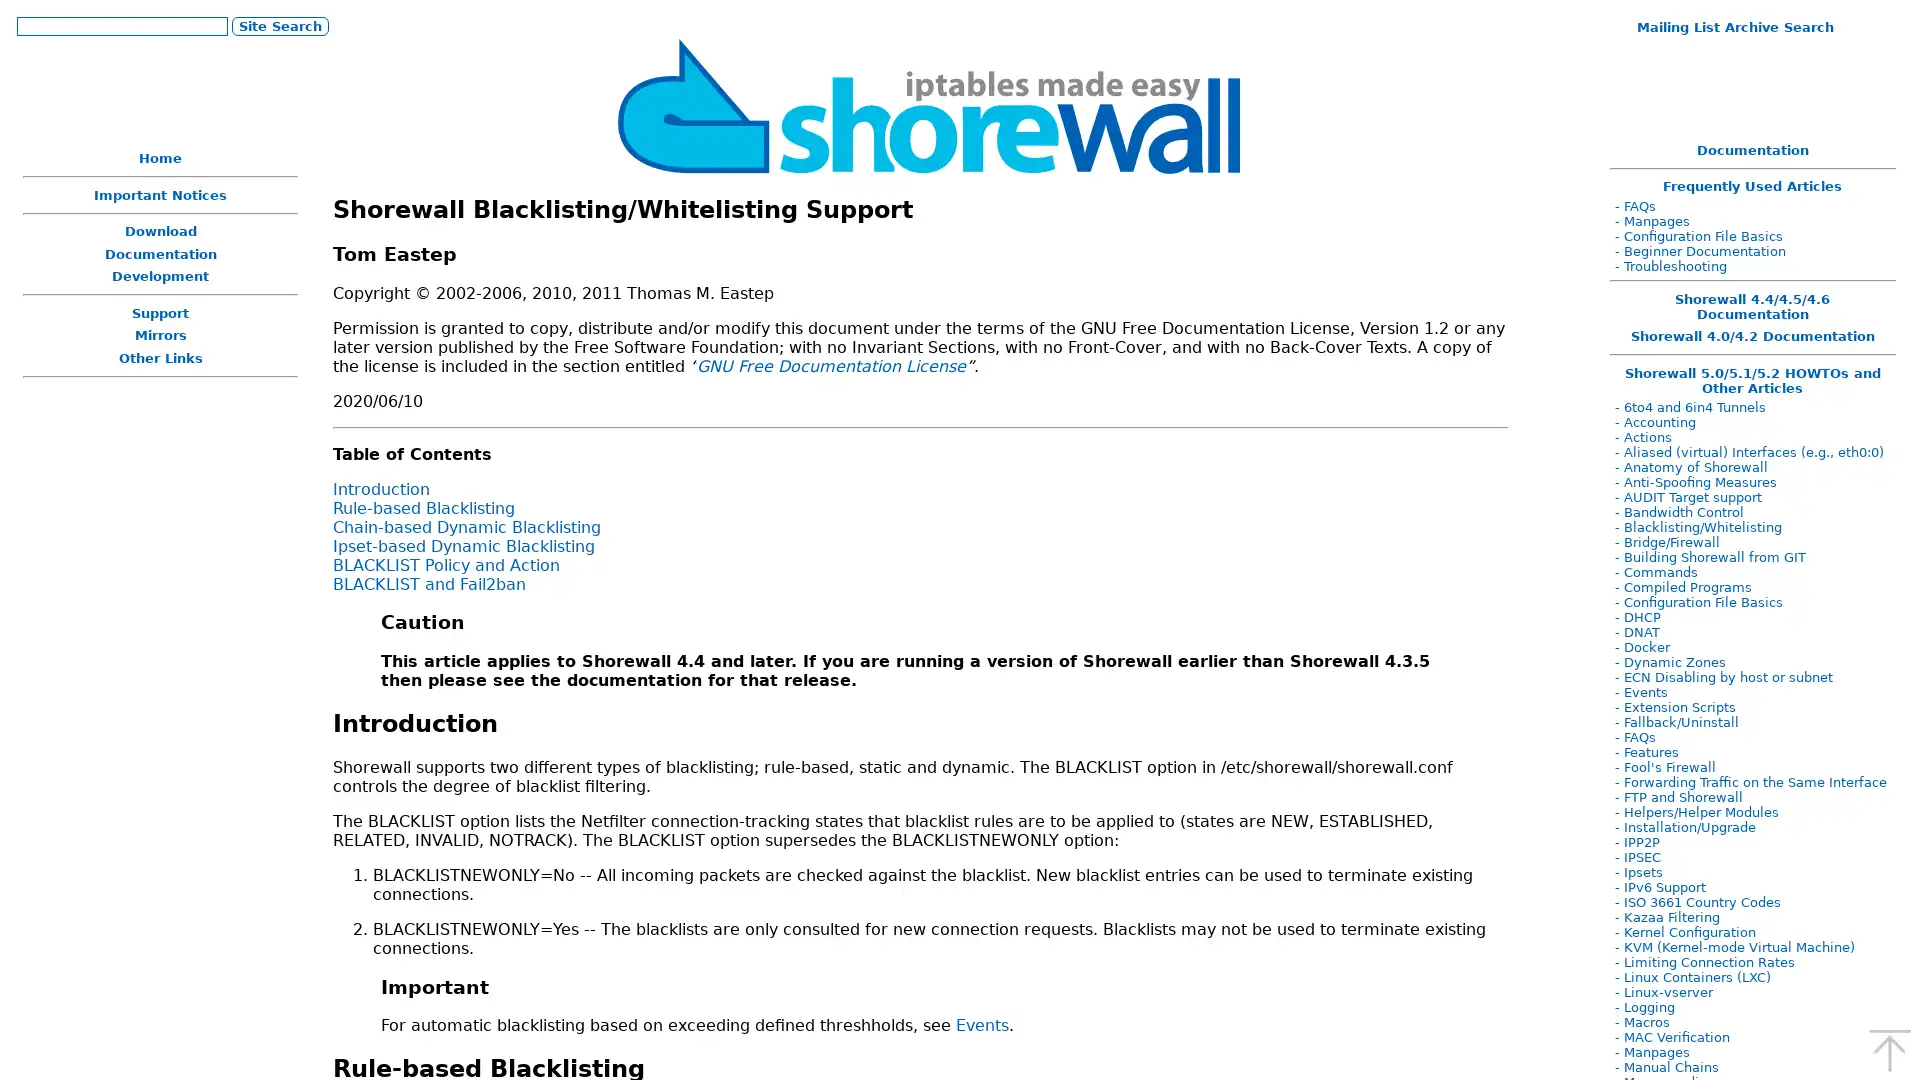 This screenshot has width=1920, height=1080. What do you see at coordinates (278, 25) in the screenshot?
I see `Site Search` at bounding box center [278, 25].